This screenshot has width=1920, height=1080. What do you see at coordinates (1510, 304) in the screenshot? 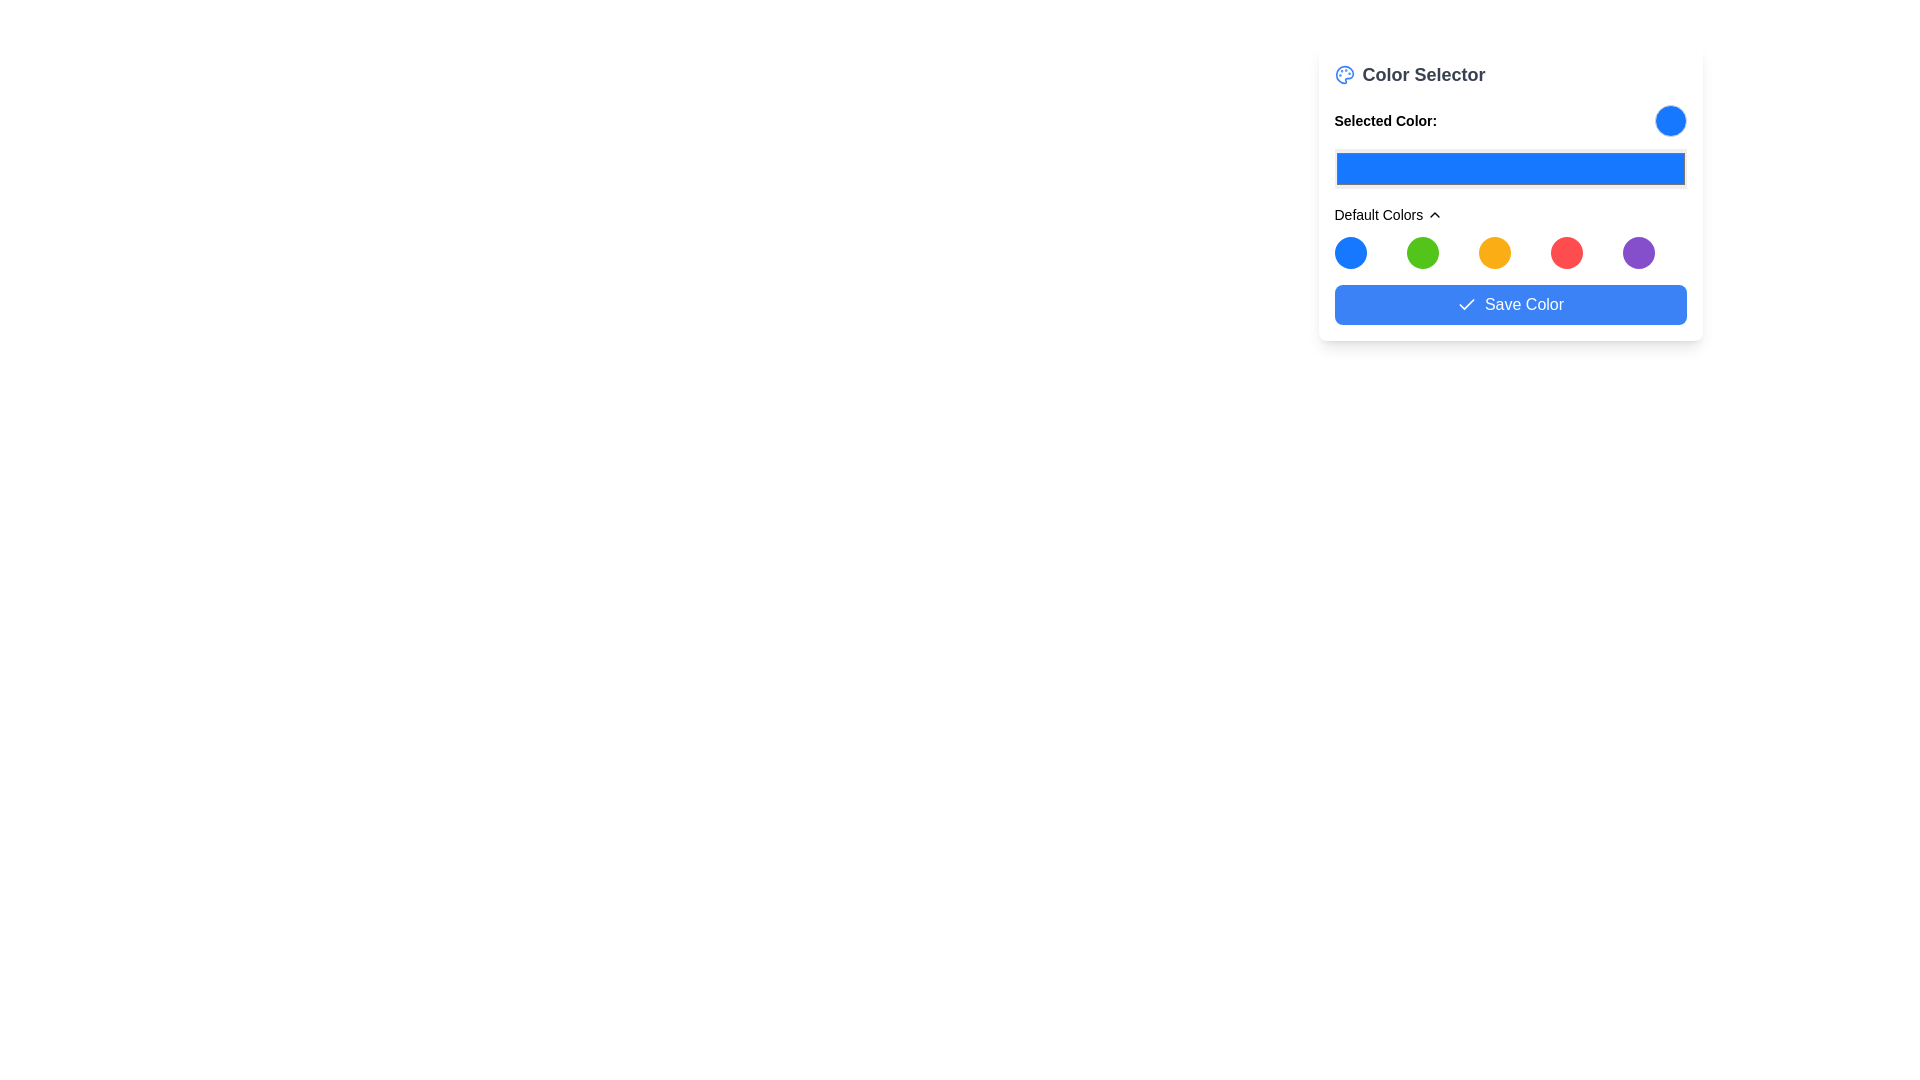
I see `the blue rectangular button labeled 'Save Color'` at bounding box center [1510, 304].